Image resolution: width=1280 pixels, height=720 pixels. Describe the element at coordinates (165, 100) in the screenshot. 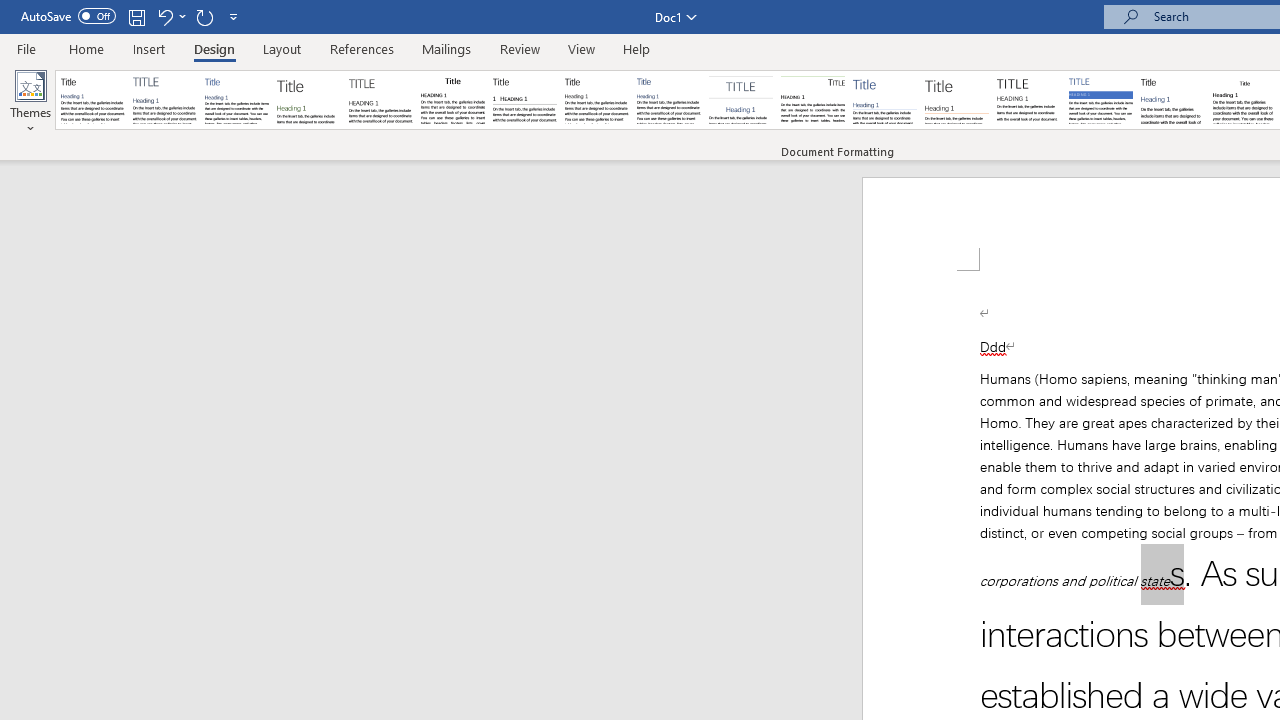

I see `'Basic (Elegant)'` at that location.